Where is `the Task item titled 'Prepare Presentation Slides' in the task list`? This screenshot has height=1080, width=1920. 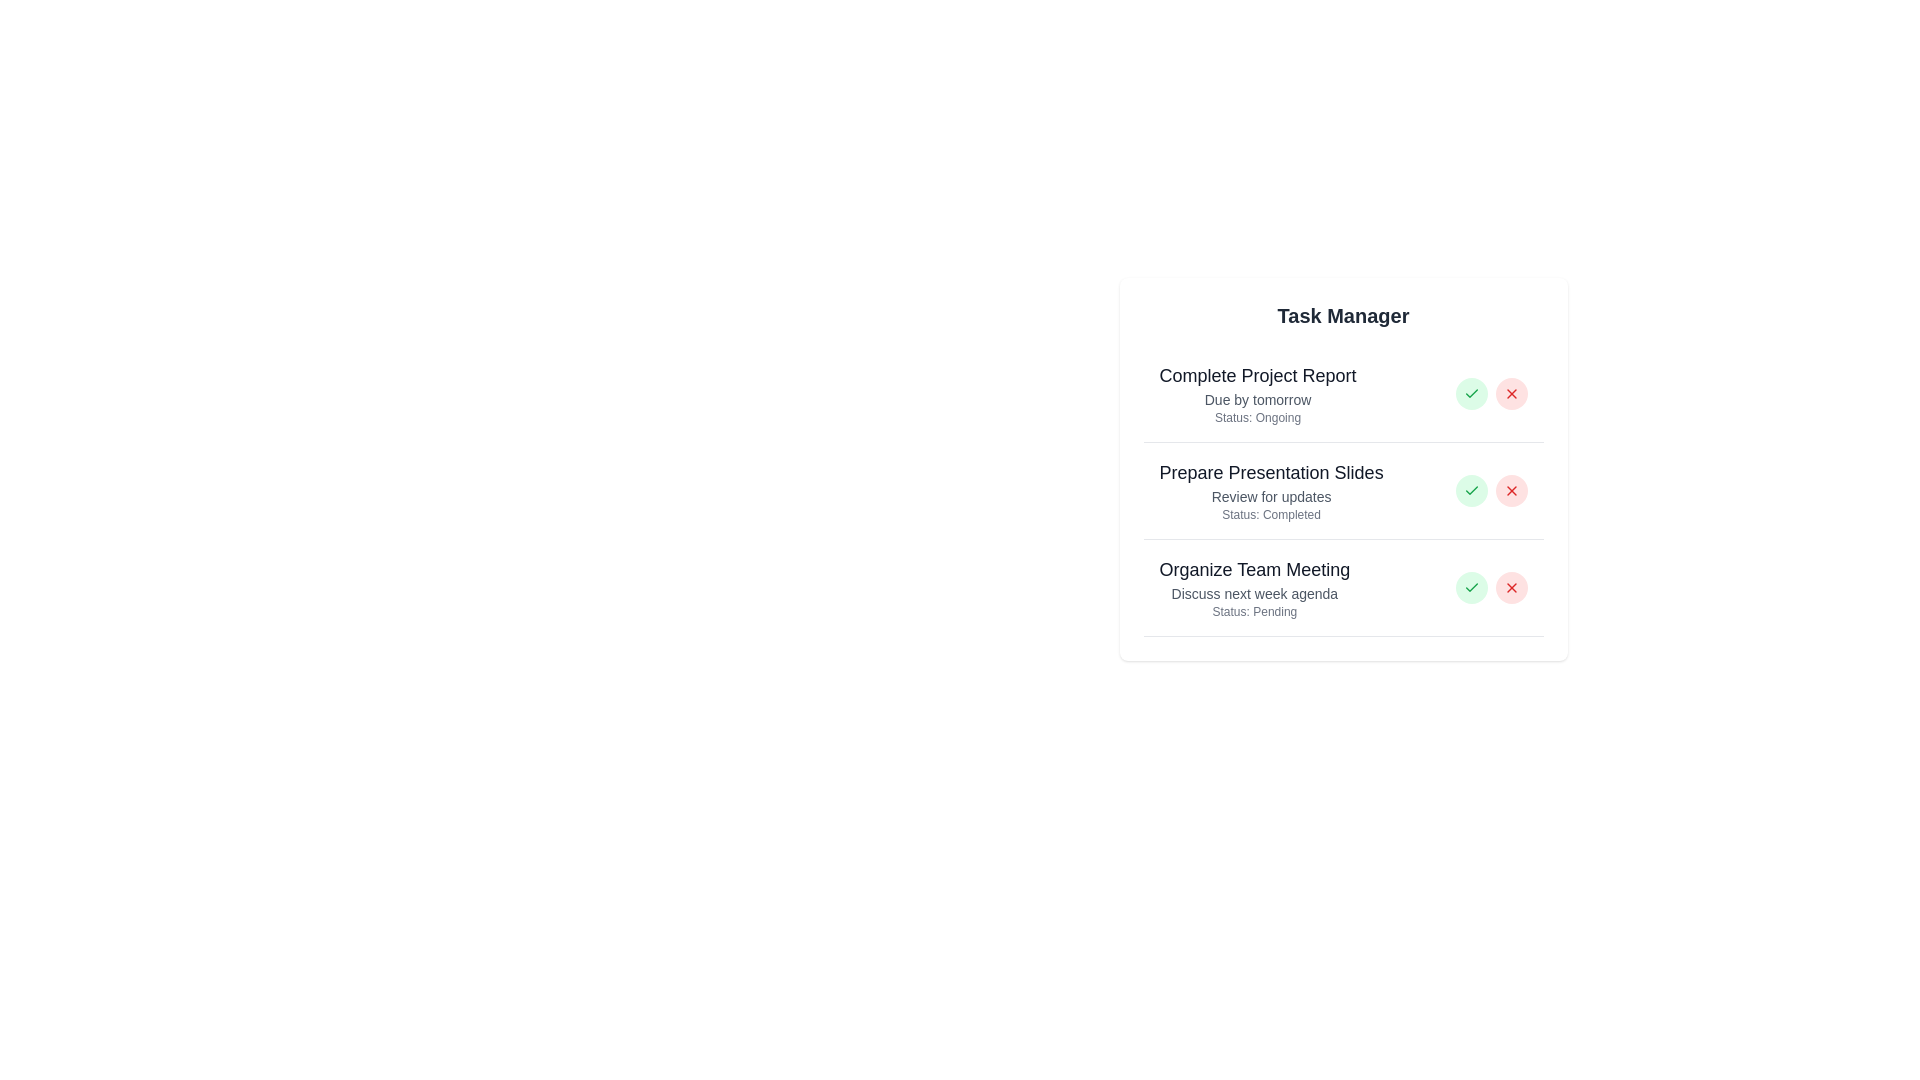 the Task item titled 'Prepare Presentation Slides' in the task list is located at coordinates (1343, 491).